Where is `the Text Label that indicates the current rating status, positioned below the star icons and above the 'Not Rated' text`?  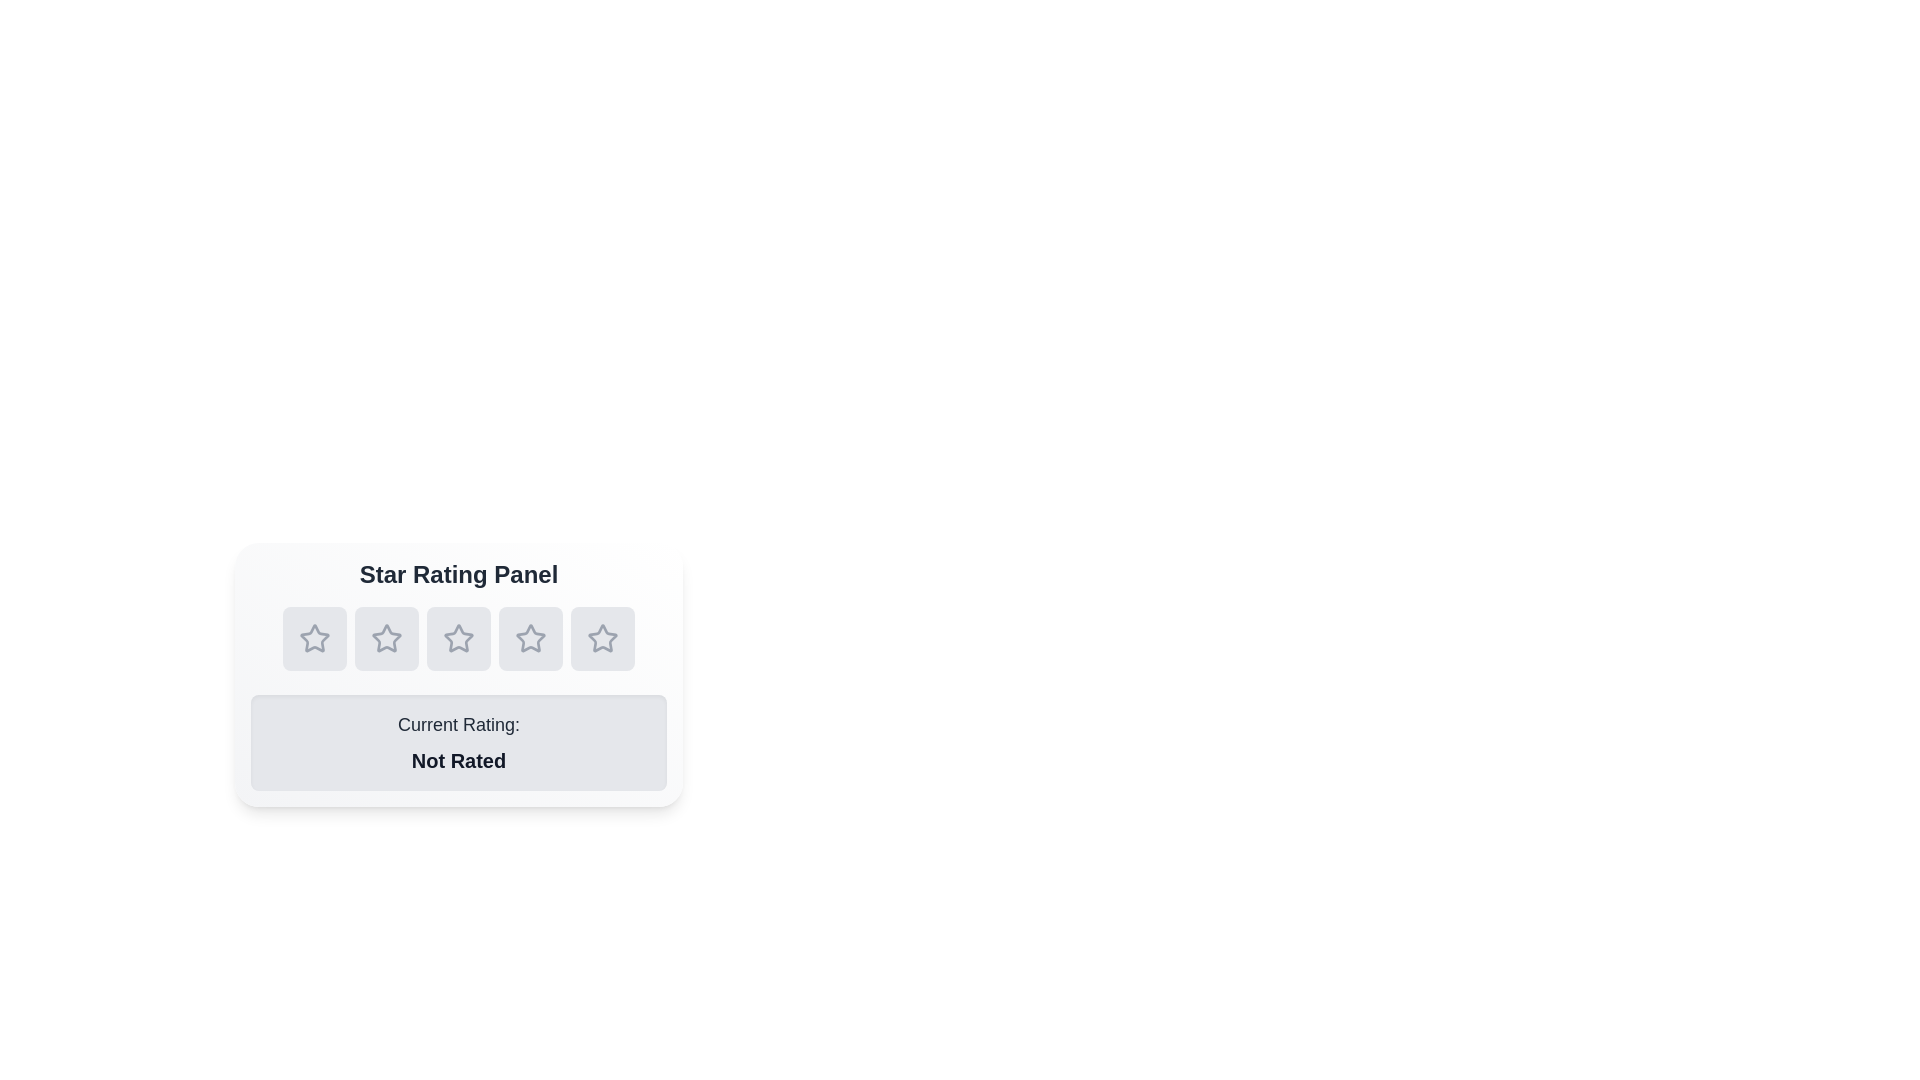 the Text Label that indicates the current rating status, positioned below the star icons and above the 'Not Rated' text is located at coordinates (458, 725).